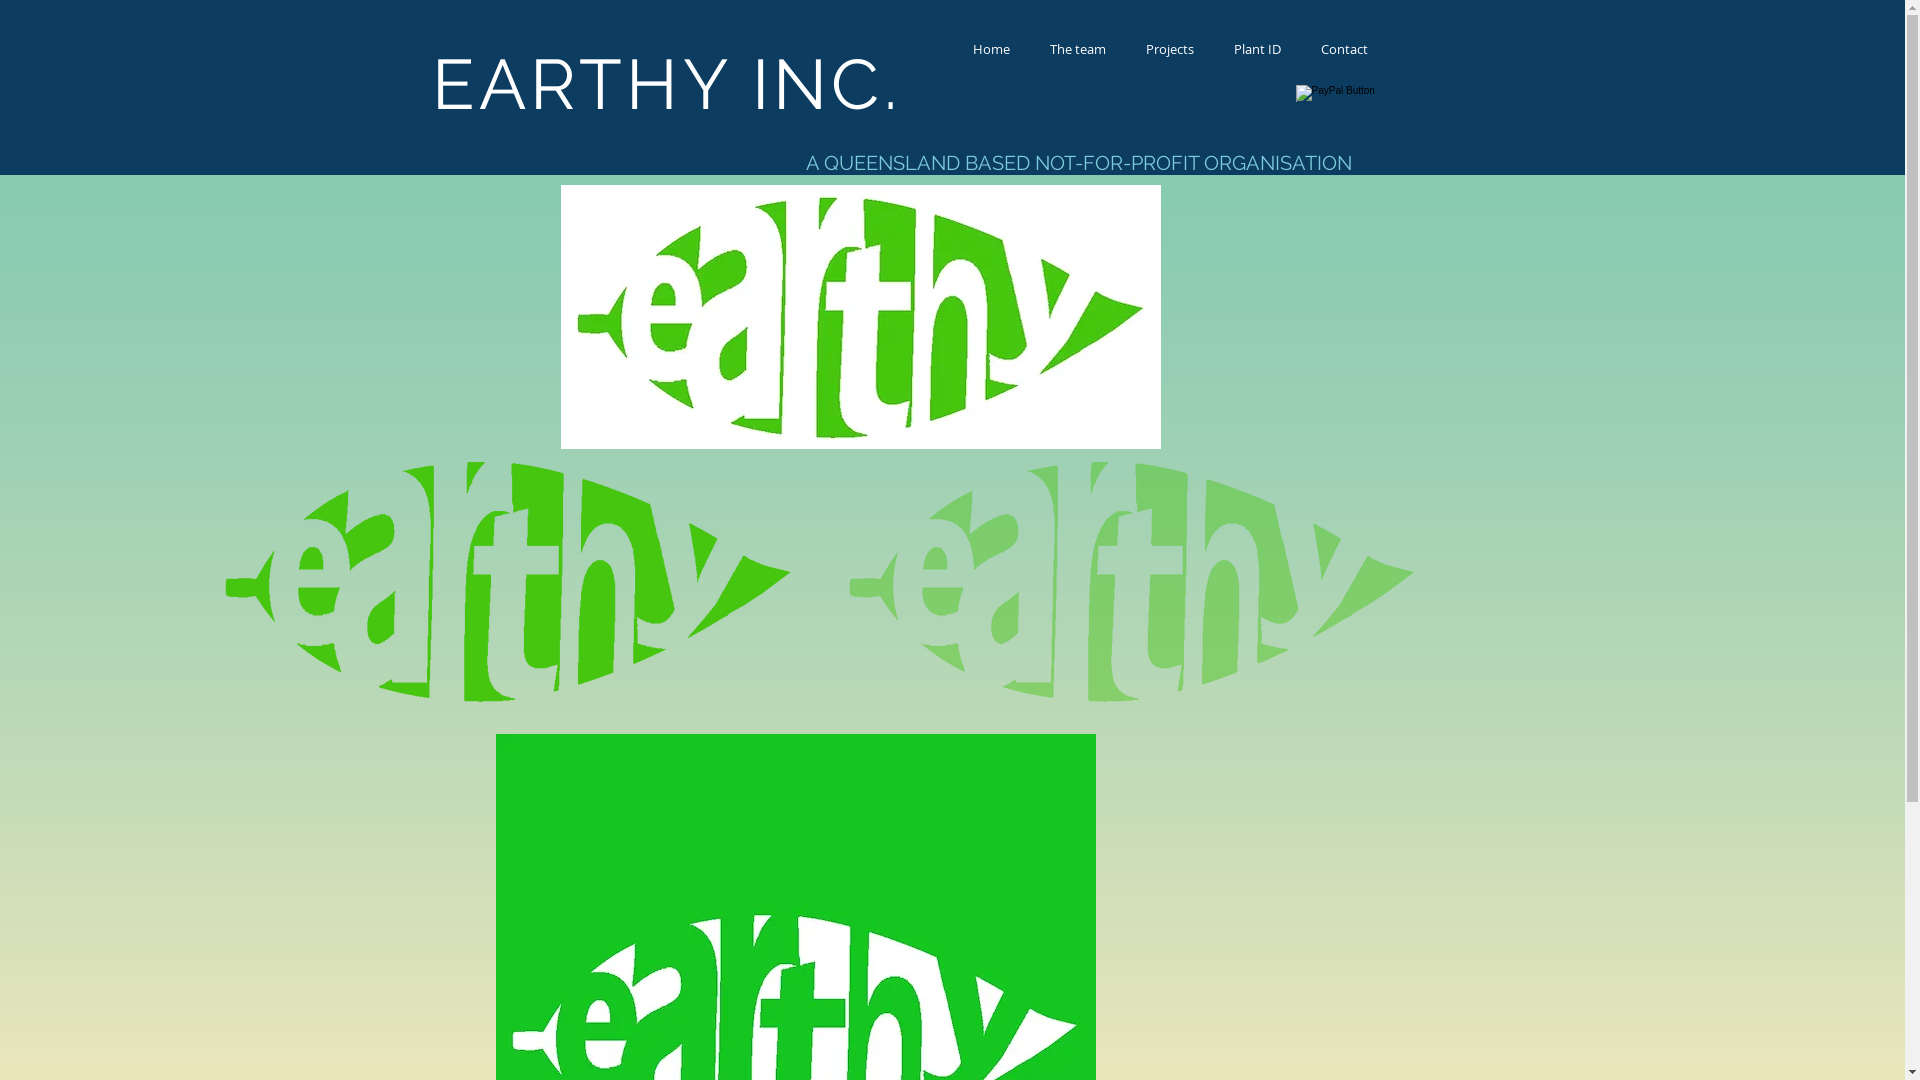 Image resolution: width=1920 pixels, height=1080 pixels. I want to click on 'Contact', so click(1343, 48).